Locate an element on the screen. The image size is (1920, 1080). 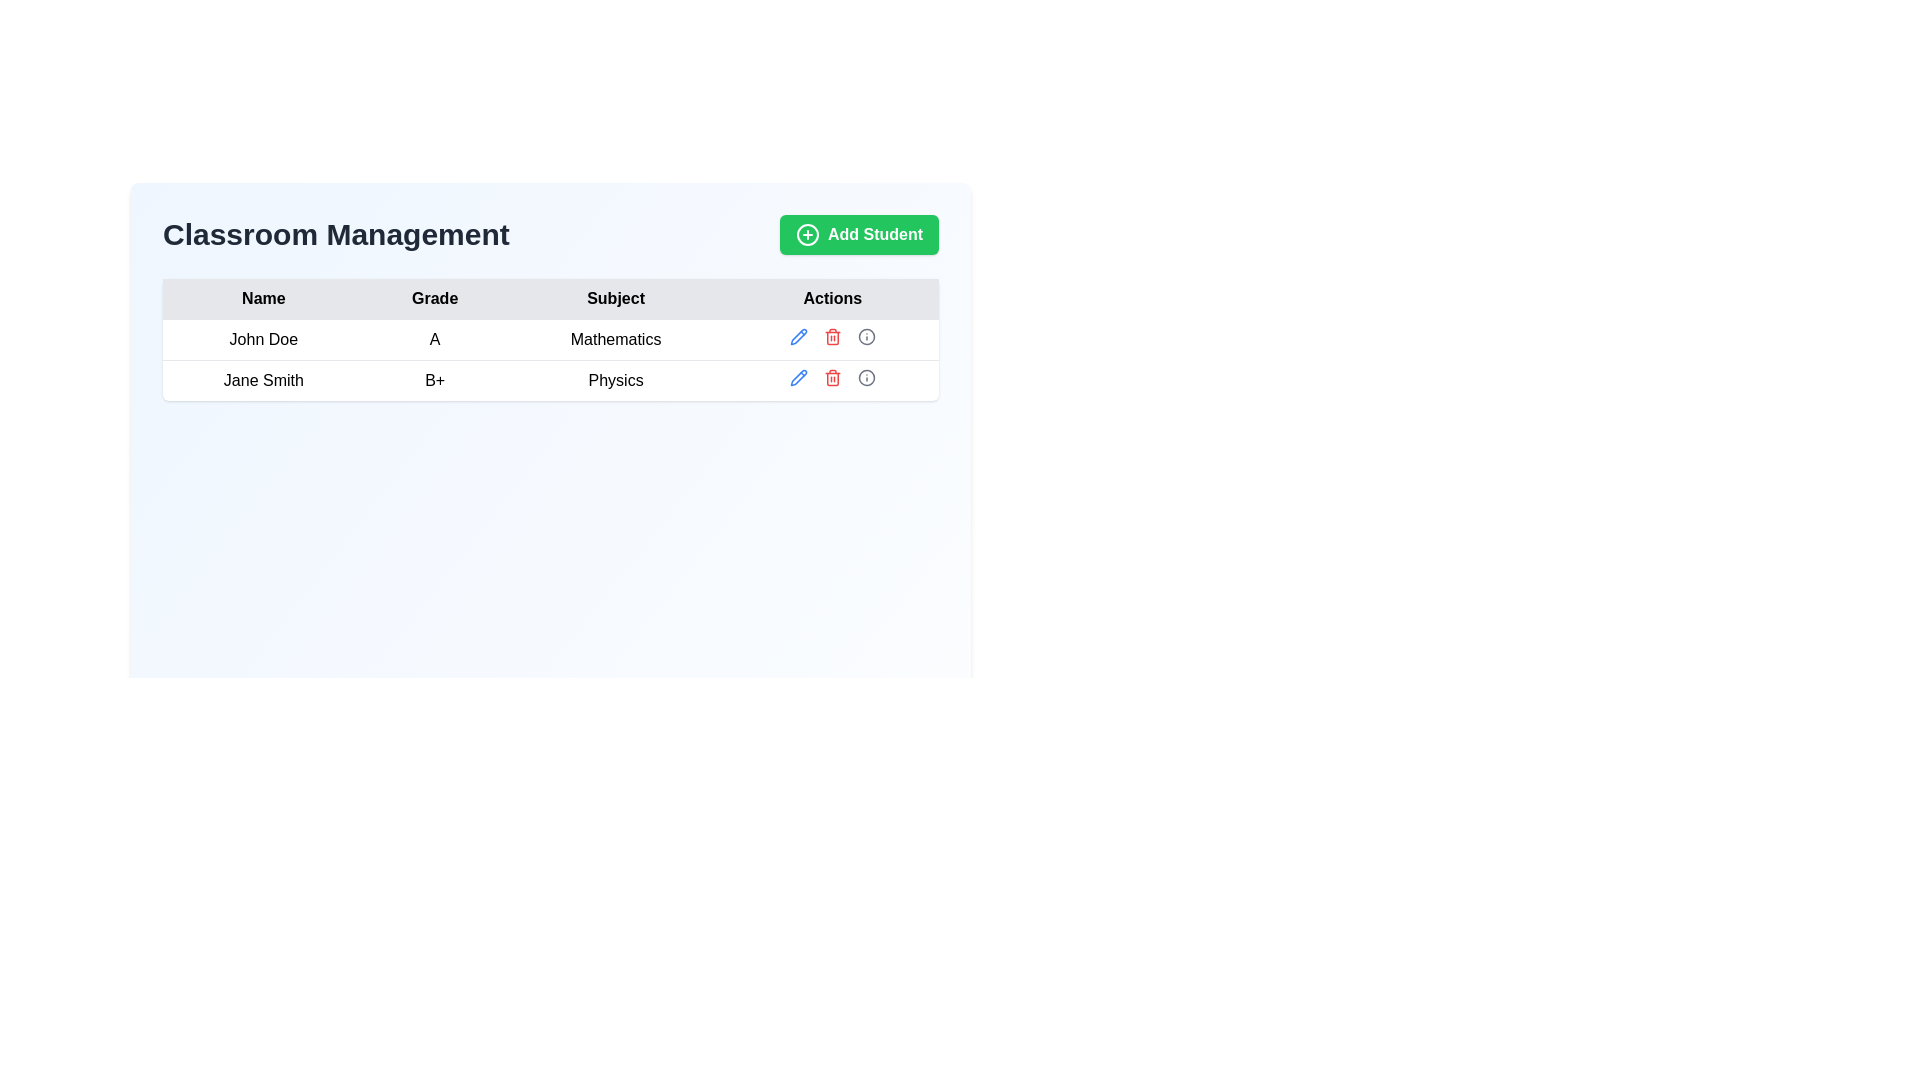
the delete action button located in the Actions column of the first row of the table is located at coordinates (832, 335).